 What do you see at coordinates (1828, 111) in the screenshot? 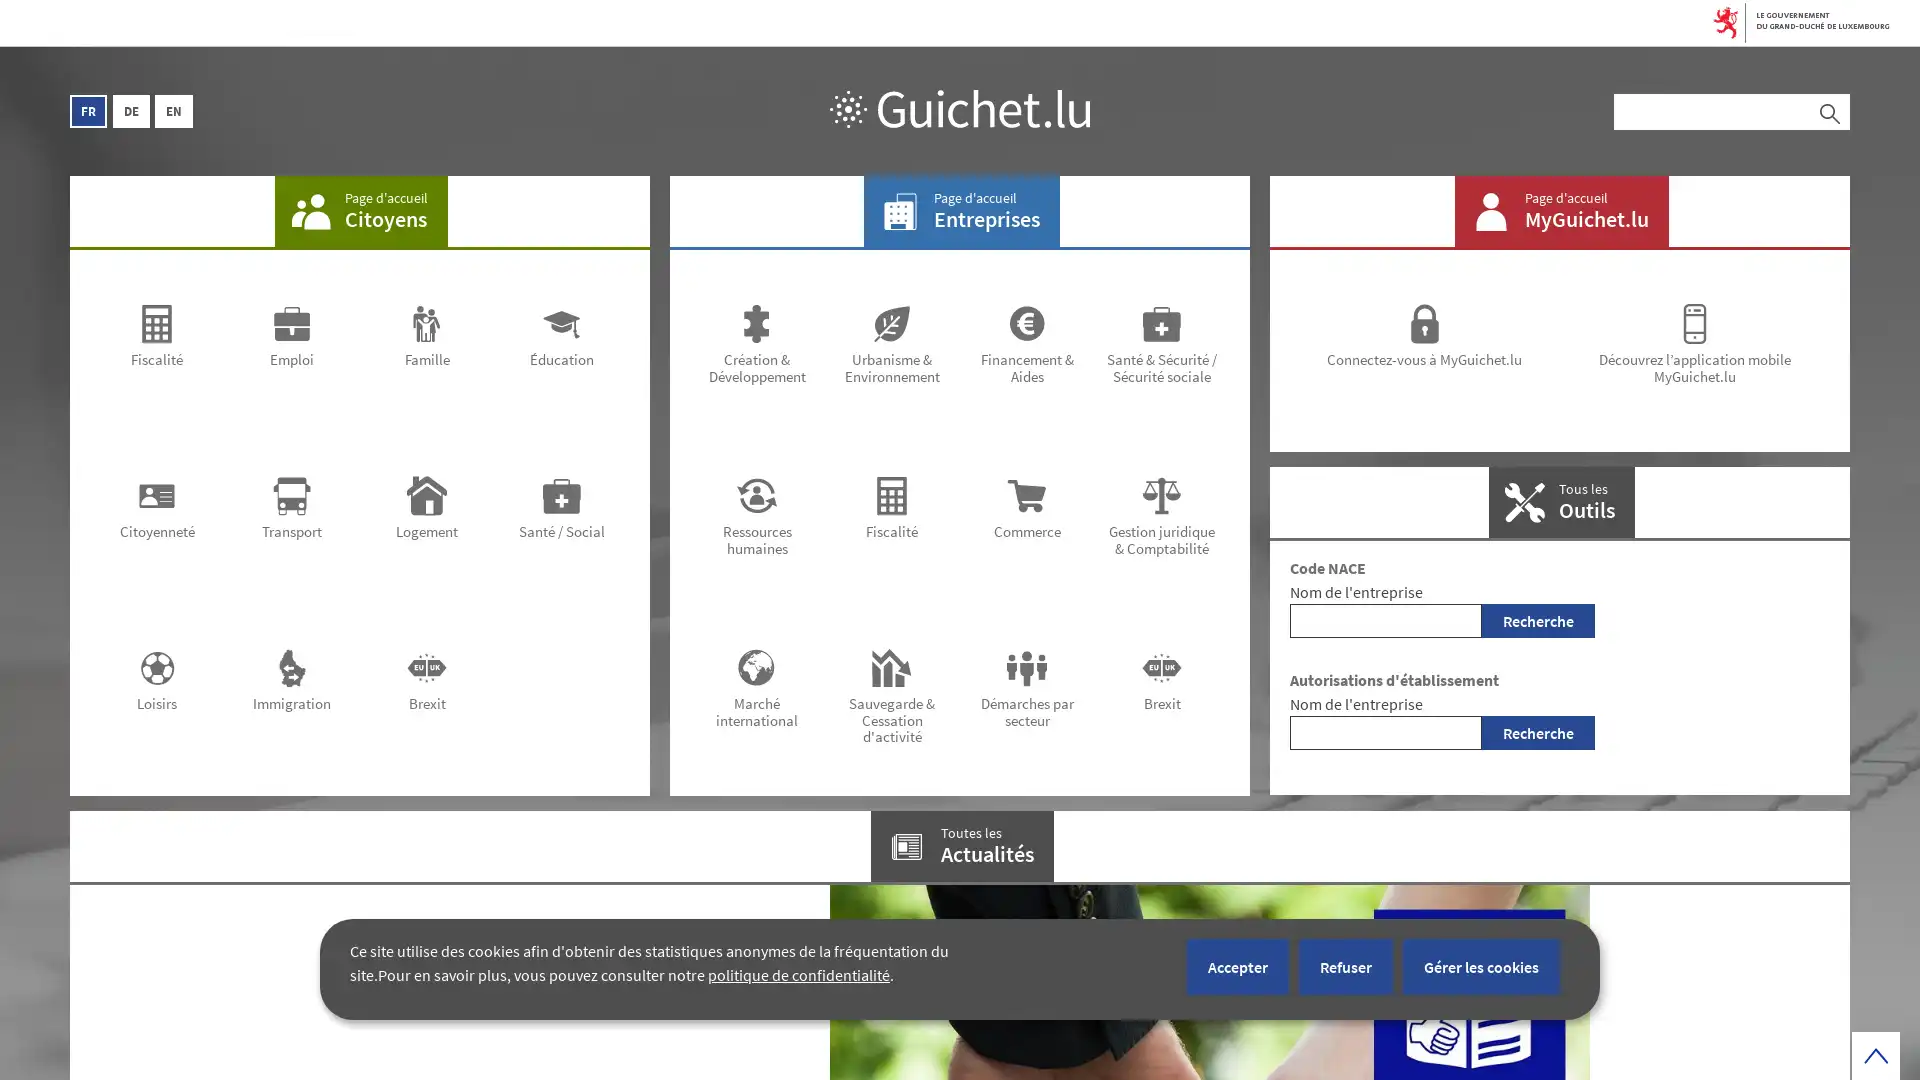
I see `Rechercher` at bounding box center [1828, 111].